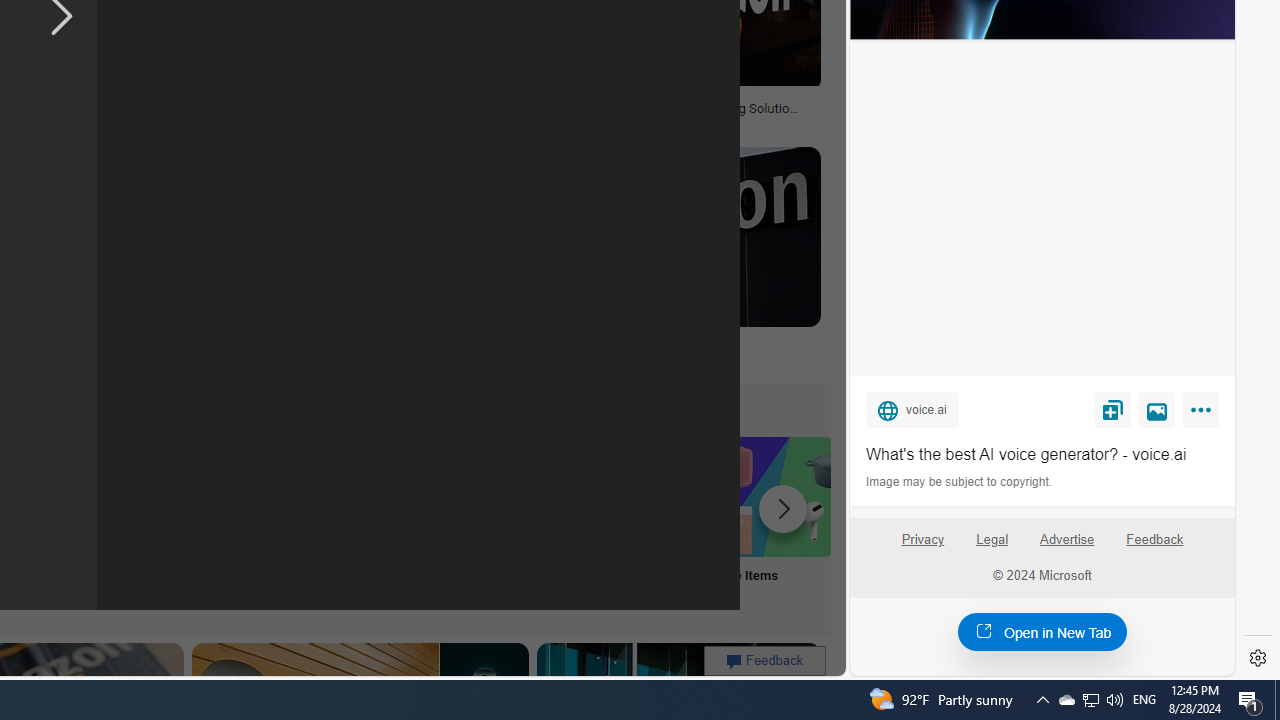 The width and height of the screenshot is (1280, 720). What do you see at coordinates (782, 507) in the screenshot?
I see `'Scroll more suggestions right'` at bounding box center [782, 507].